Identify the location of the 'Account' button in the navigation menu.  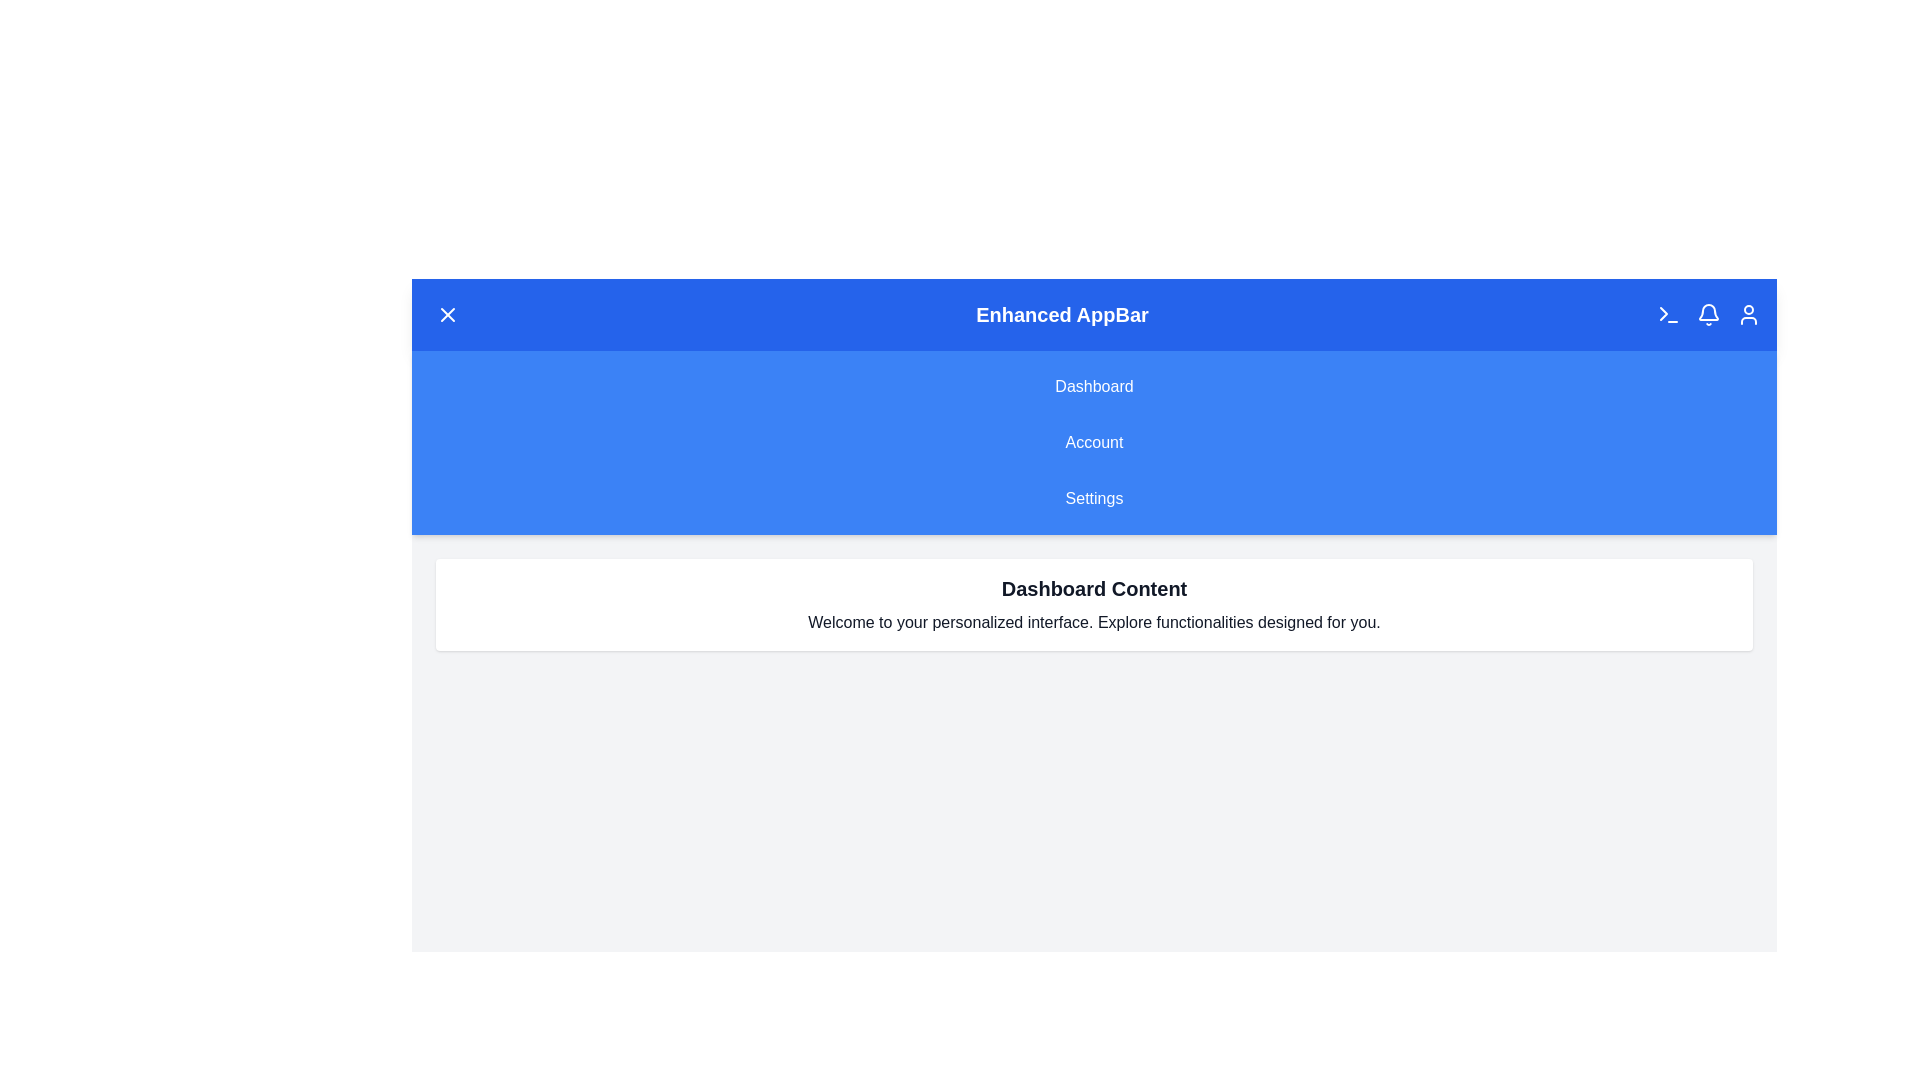
(1093, 442).